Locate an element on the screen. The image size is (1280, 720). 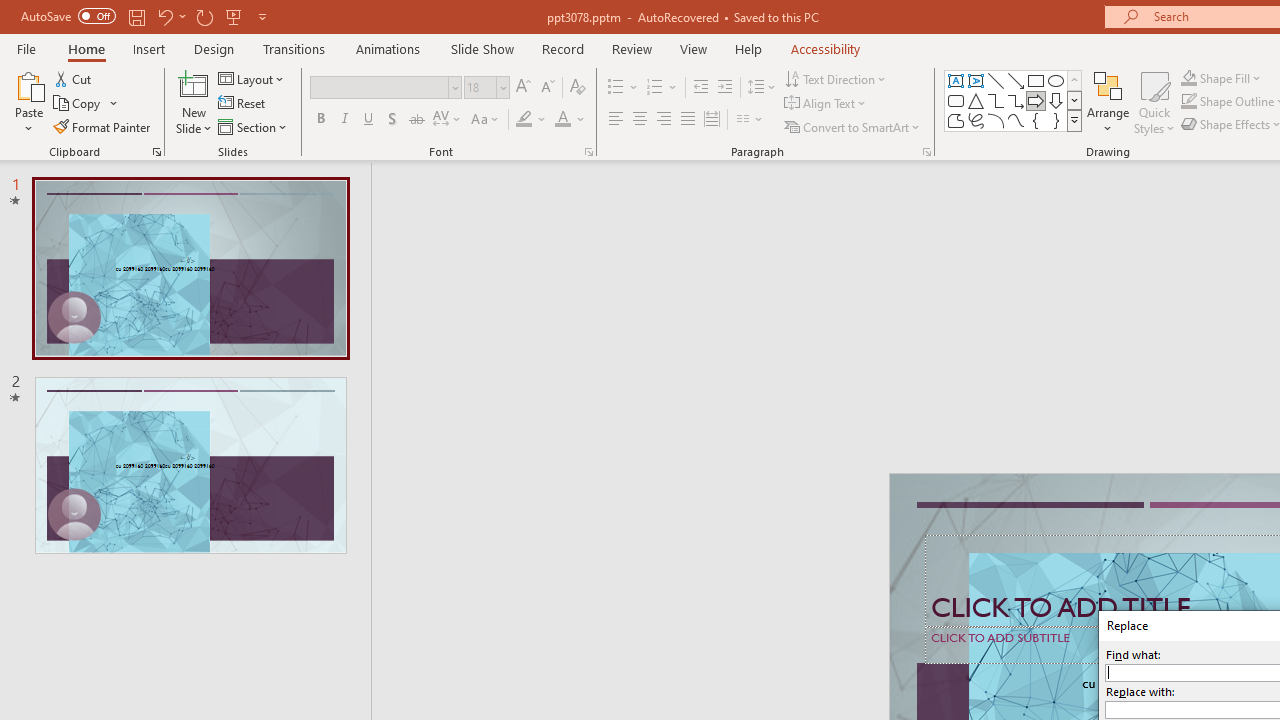
'Section' is located at coordinates (253, 127).